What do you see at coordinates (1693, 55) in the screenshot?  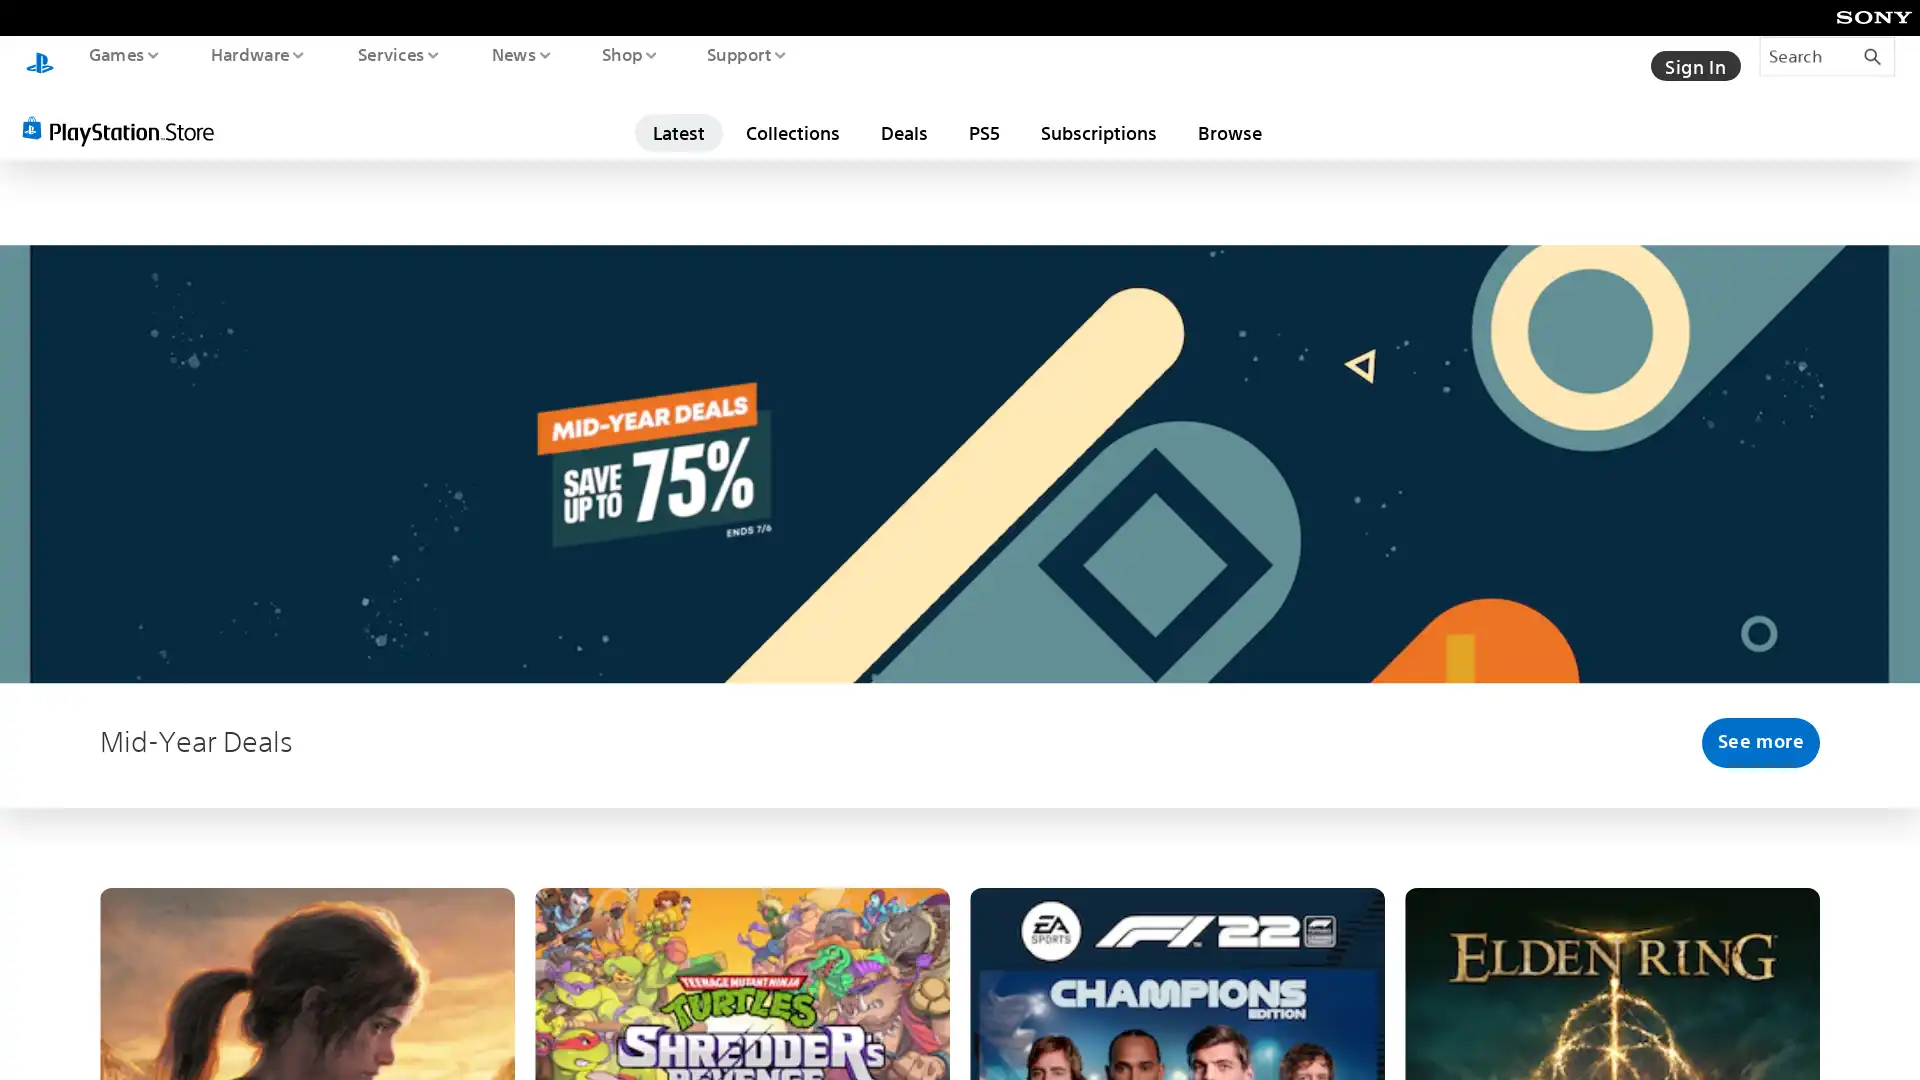 I see `Sign In` at bounding box center [1693, 55].